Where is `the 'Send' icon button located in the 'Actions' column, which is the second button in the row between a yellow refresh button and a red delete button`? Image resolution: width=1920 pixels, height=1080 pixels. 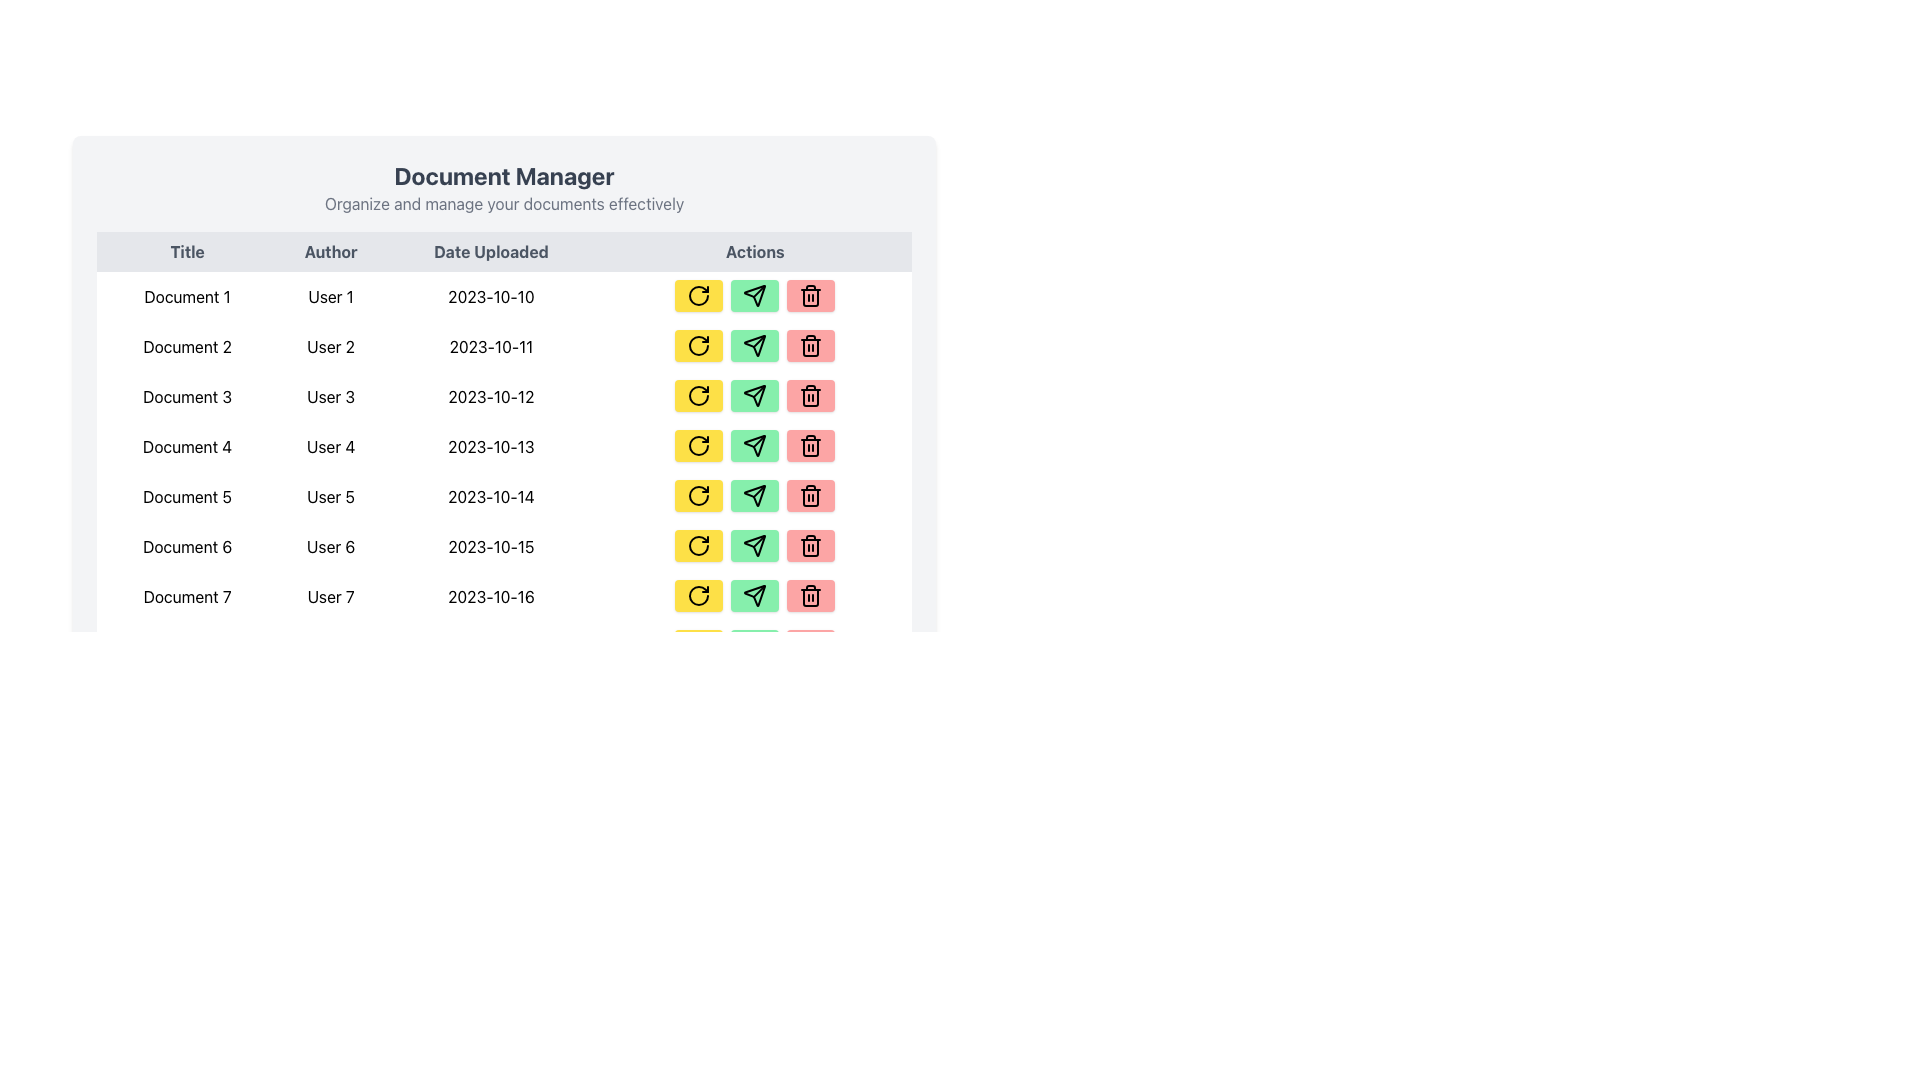
the 'Send' icon button located in the 'Actions' column, which is the second button in the row between a yellow refresh button and a red delete button is located at coordinates (754, 296).